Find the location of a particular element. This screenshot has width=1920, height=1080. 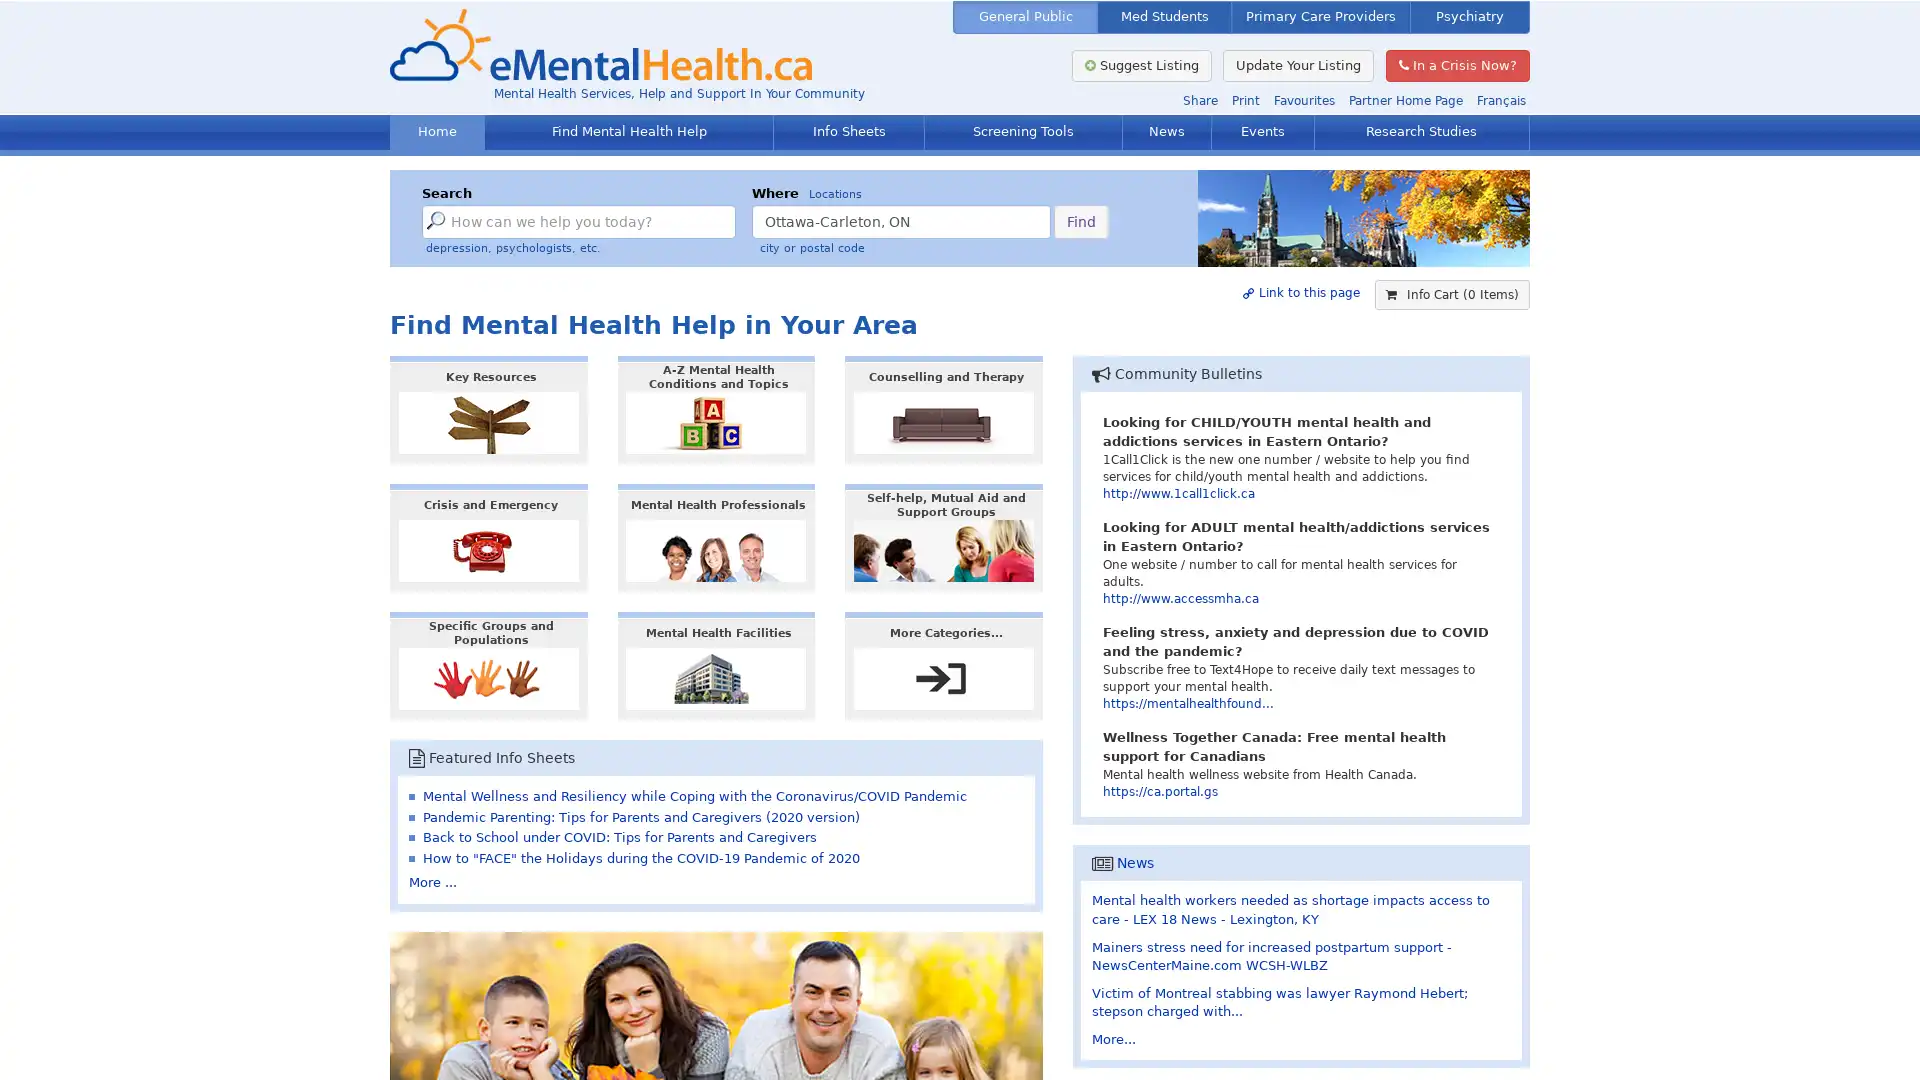

Find is located at coordinates (1079, 222).